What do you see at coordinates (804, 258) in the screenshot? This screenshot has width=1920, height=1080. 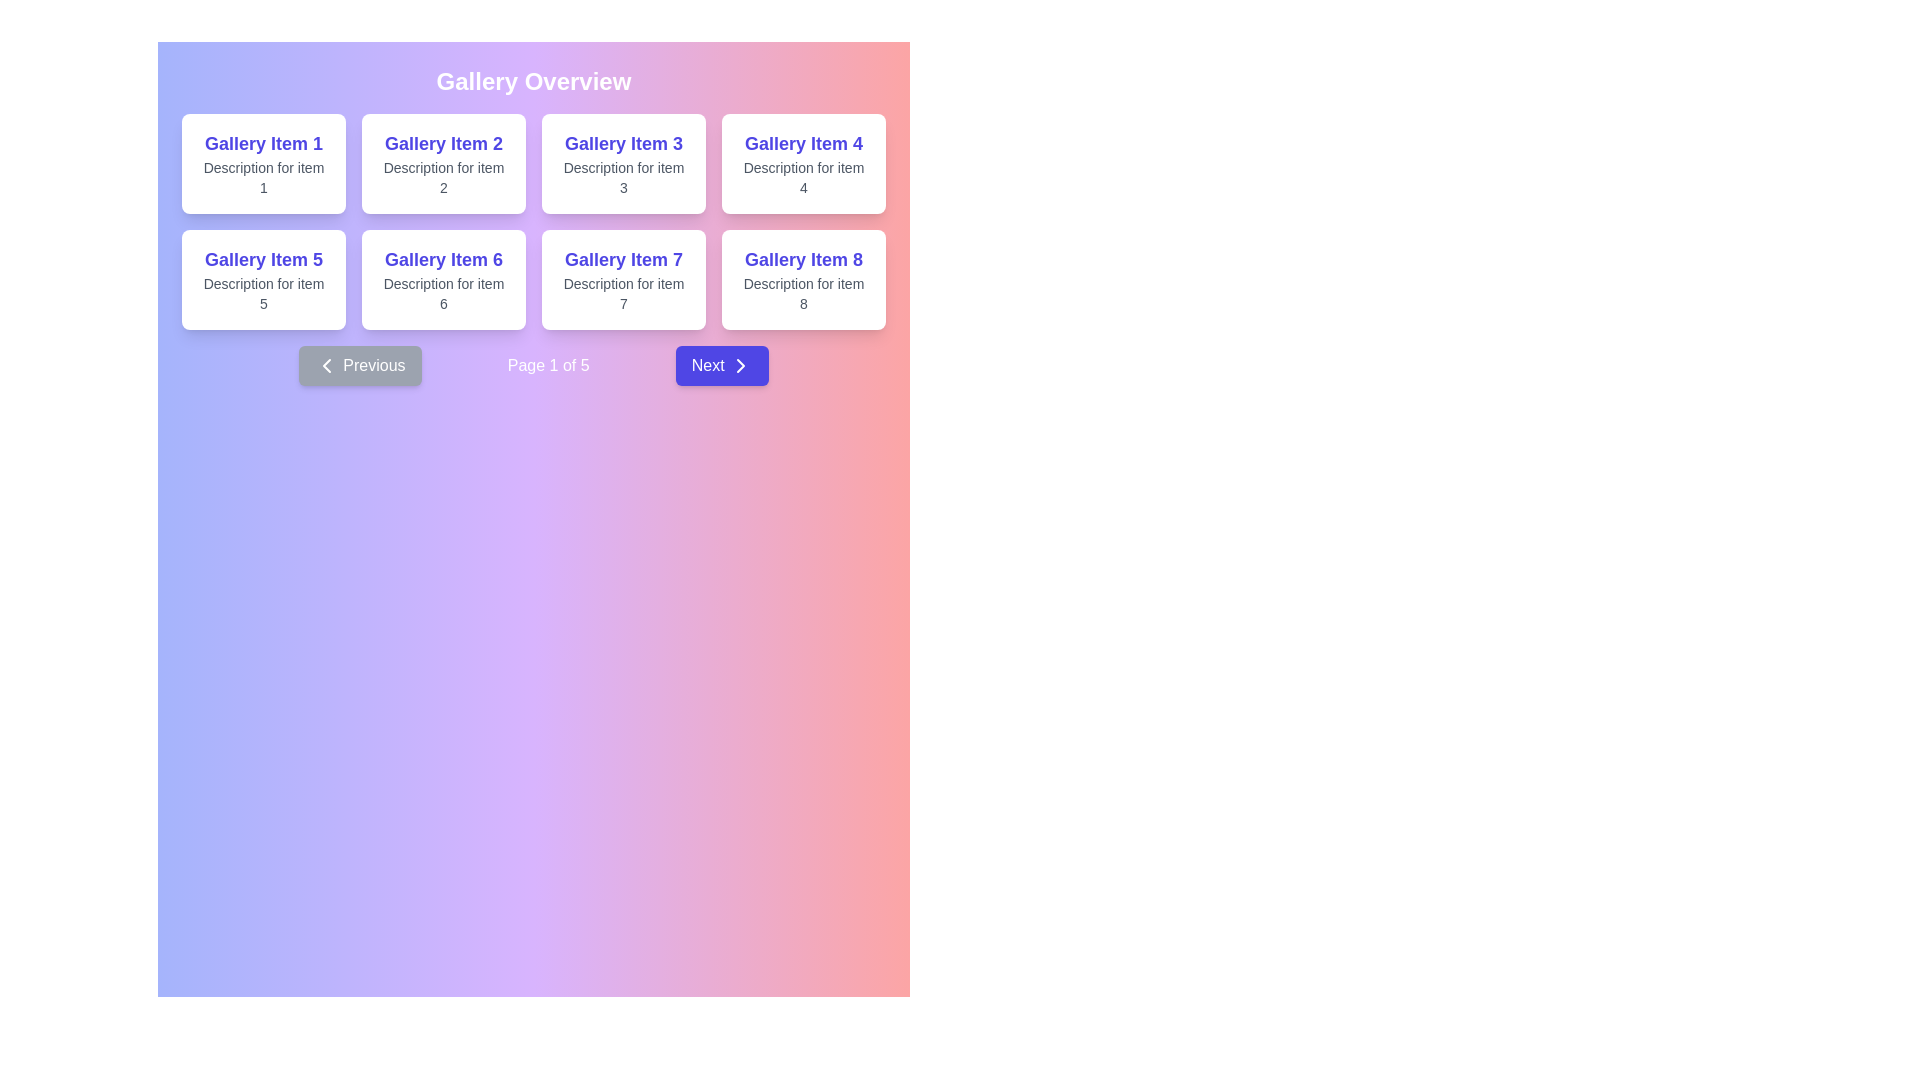 I see `displayed text 'Gallery Item 8' from the bold text label located in the bottom-right corner of the grid layout` at bounding box center [804, 258].